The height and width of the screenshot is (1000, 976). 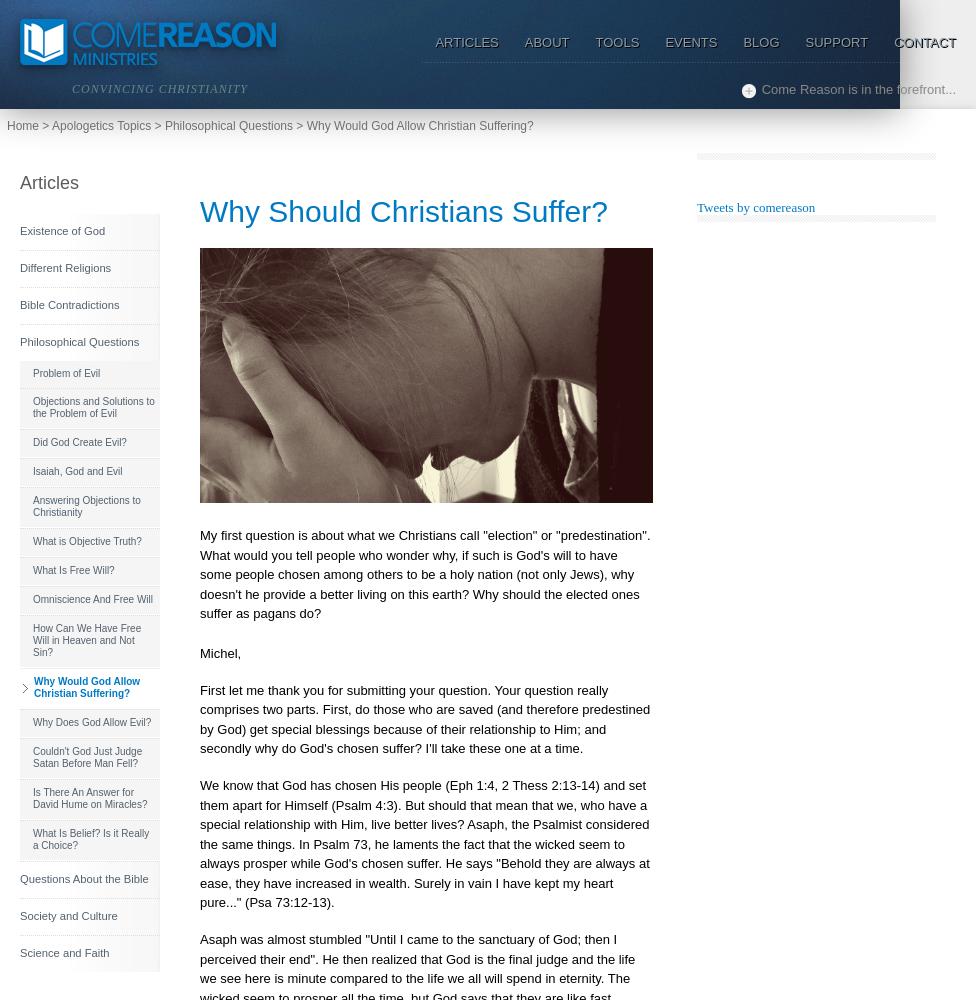 I want to click on 'Did God Create Evil?', so click(x=79, y=441).